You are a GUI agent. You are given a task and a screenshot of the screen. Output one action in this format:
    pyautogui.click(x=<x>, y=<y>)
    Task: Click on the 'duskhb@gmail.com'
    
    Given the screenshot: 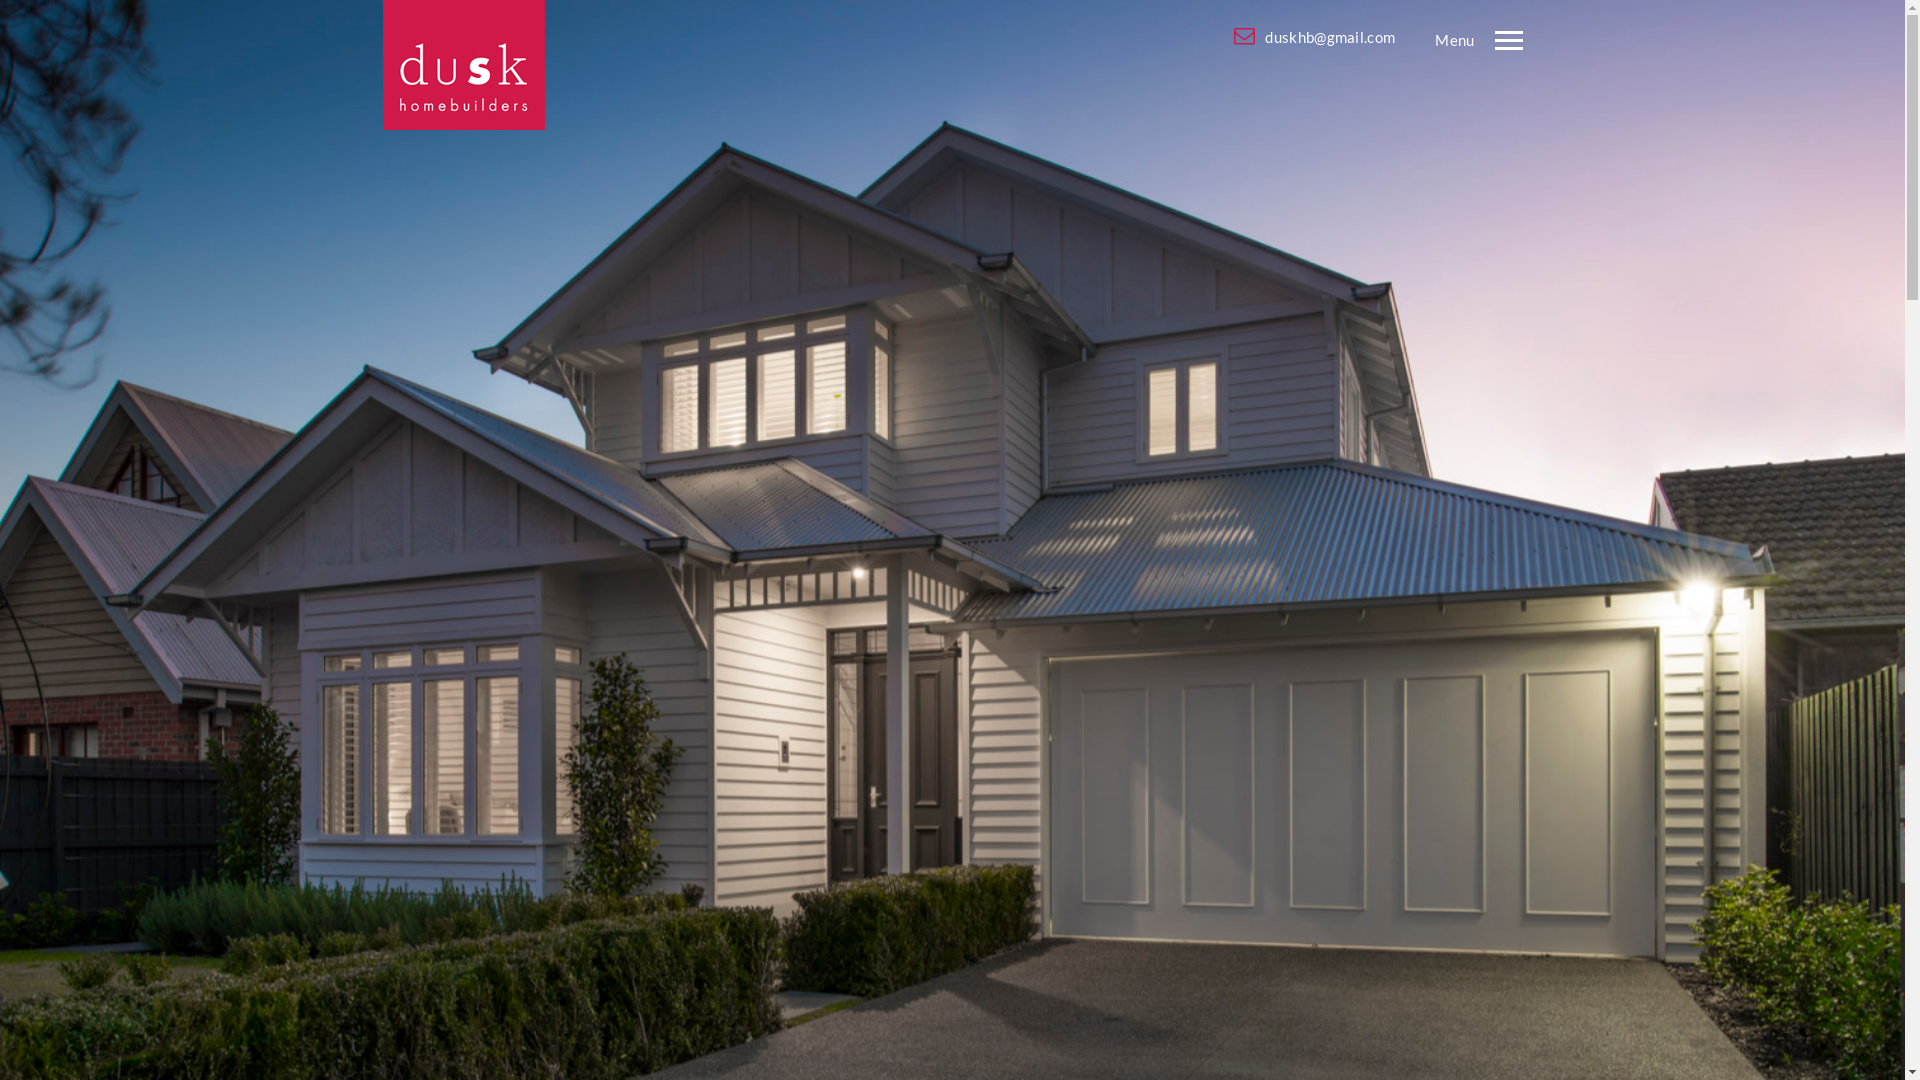 What is the action you would take?
    pyautogui.click(x=1213, y=37)
    